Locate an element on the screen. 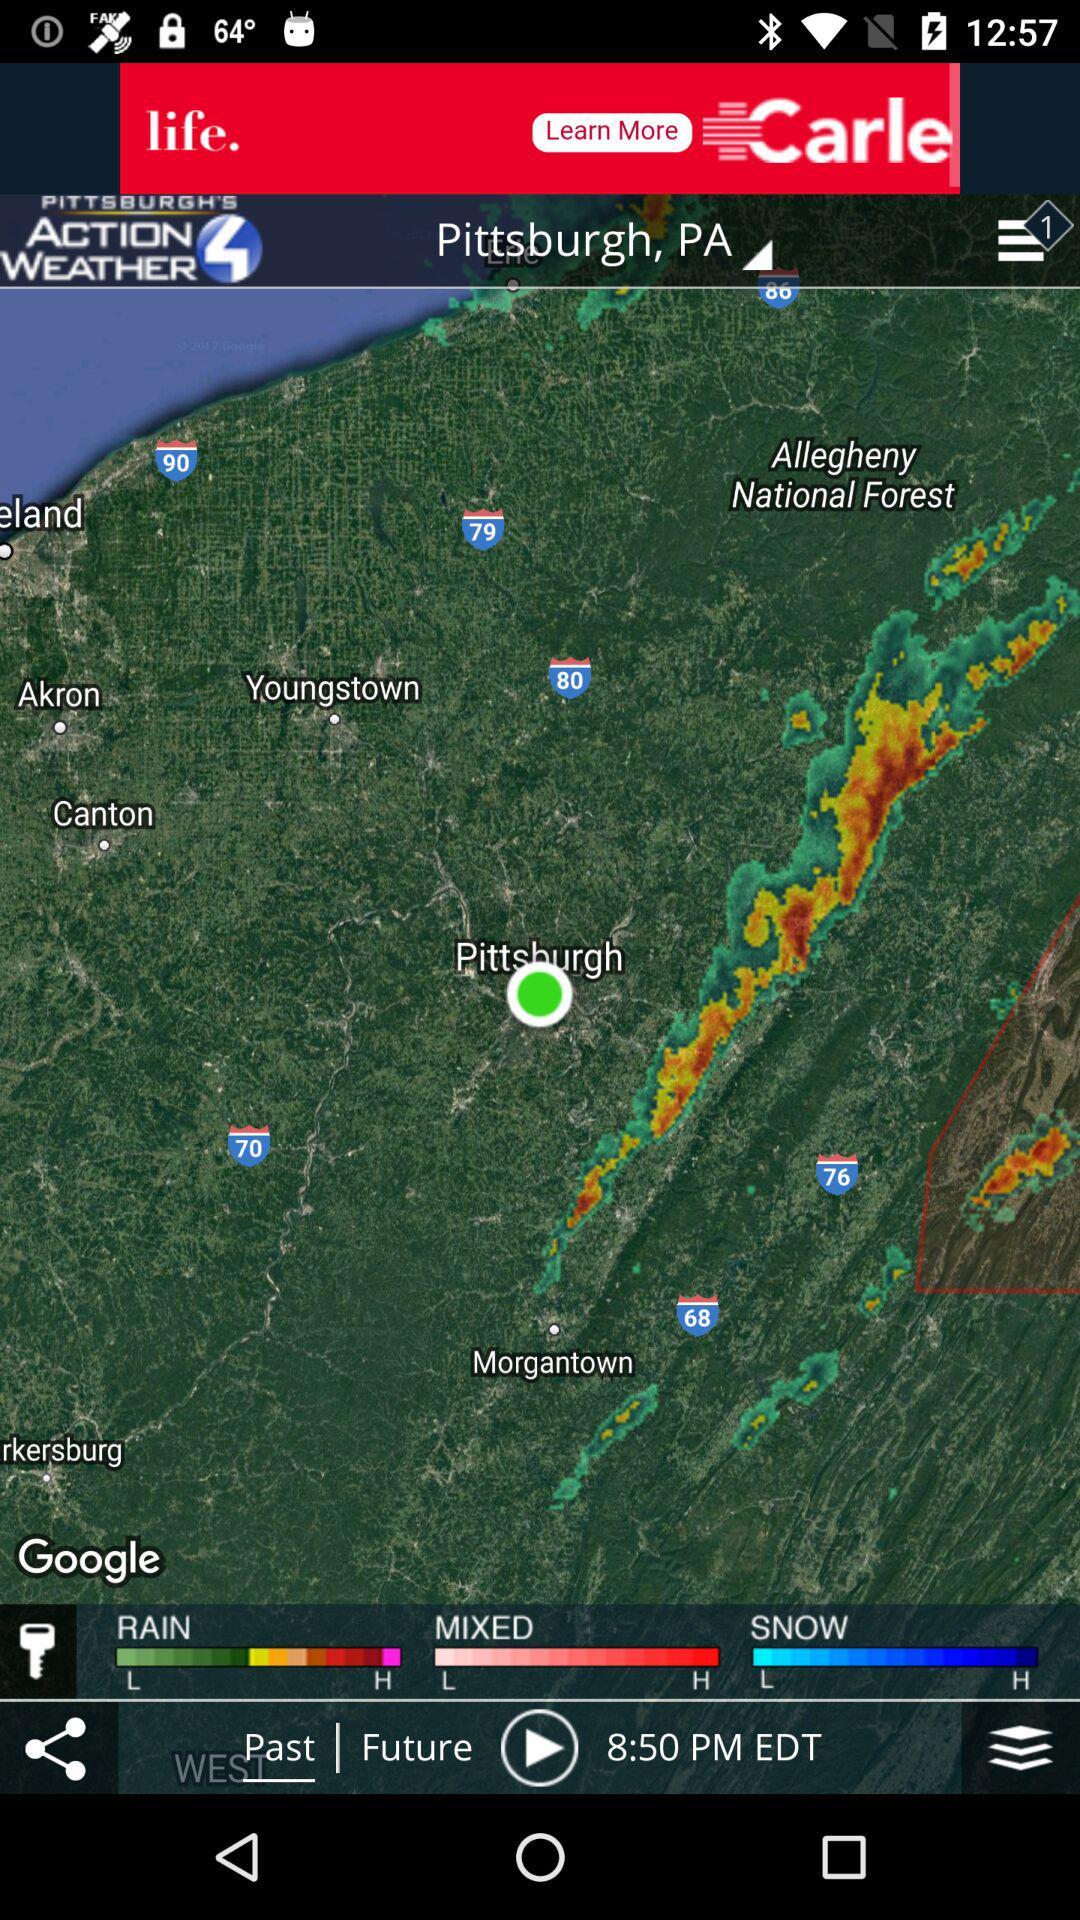 The height and width of the screenshot is (1920, 1080). icon to the left of the past icon is located at coordinates (58, 1746).